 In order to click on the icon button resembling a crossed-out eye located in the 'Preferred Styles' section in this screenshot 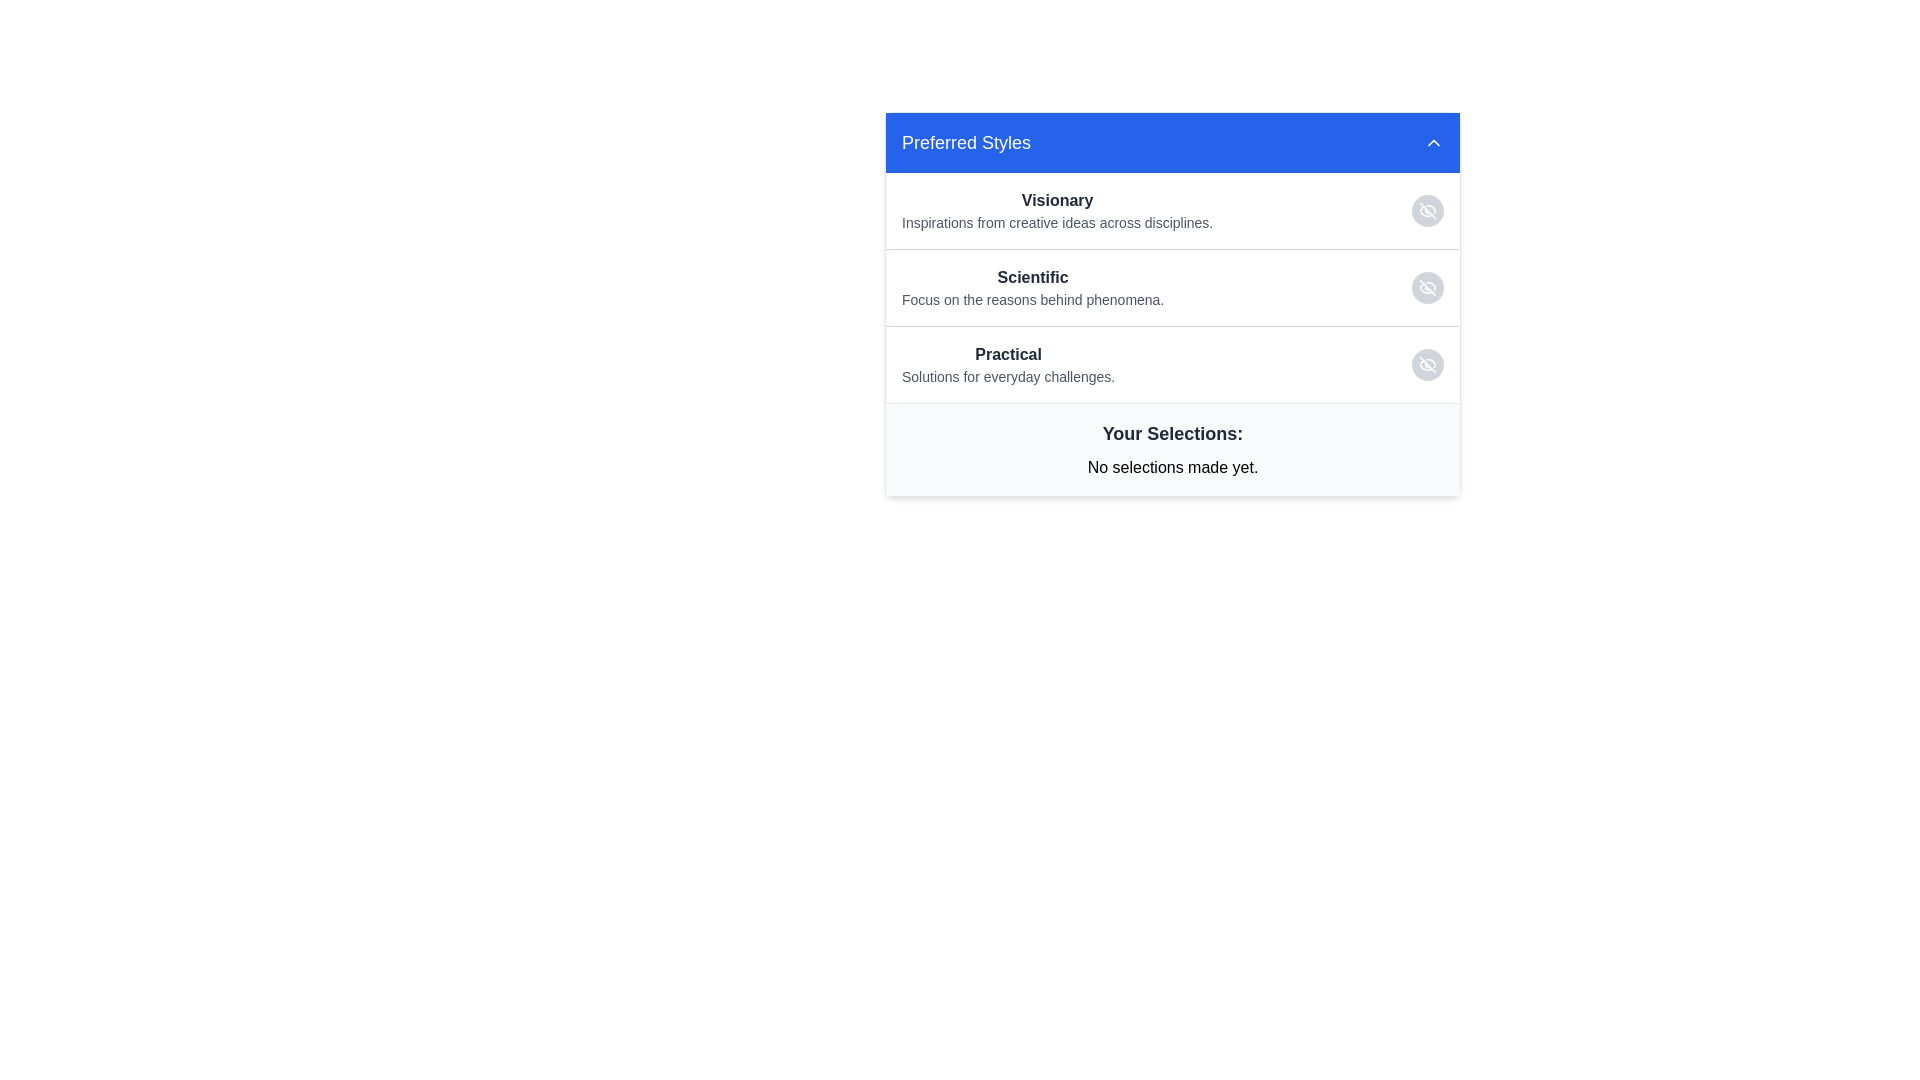, I will do `click(1427, 365)`.